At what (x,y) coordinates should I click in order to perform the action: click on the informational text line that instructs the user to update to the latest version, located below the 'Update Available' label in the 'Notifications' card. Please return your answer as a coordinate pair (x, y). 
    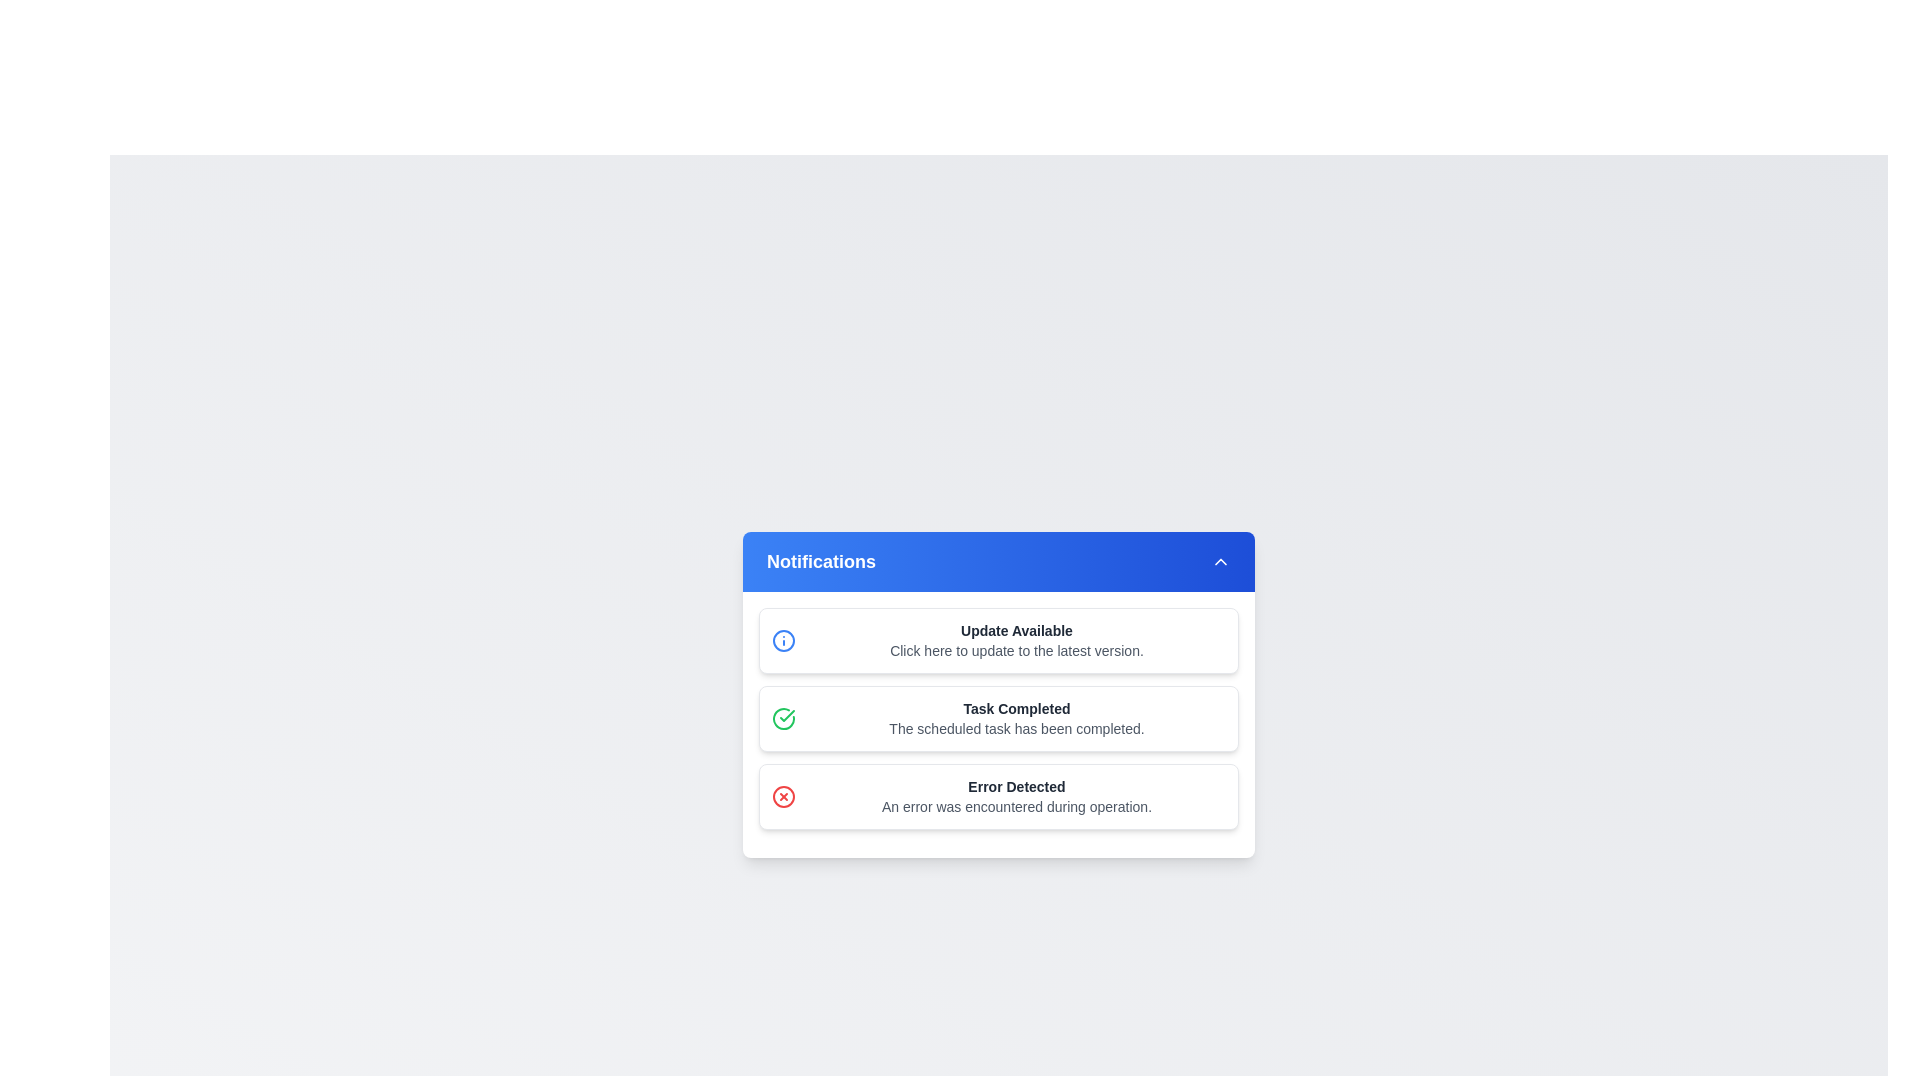
    Looking at the image, I should click on (1017, 651).